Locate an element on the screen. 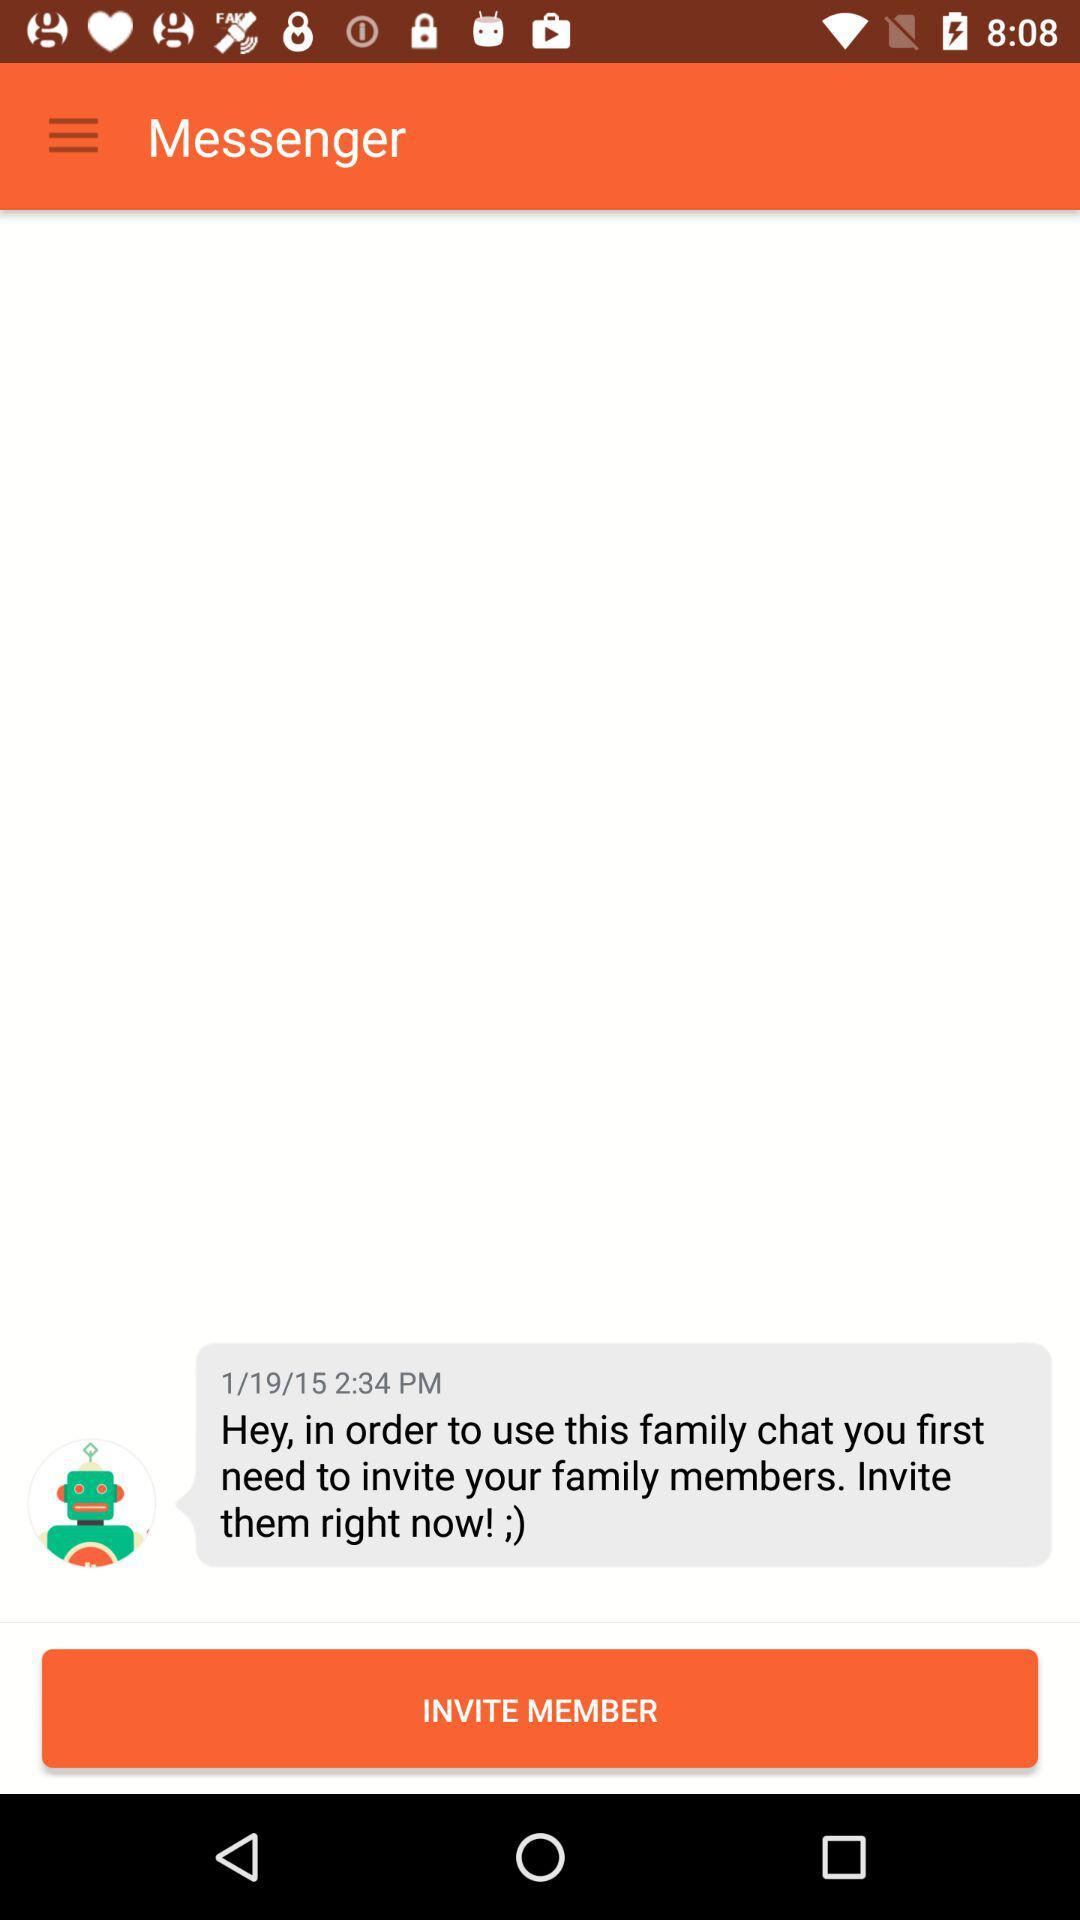 This screenshot has width=1080, height=1920. the icon to the left of messenger is located at coordinates (72, 135).